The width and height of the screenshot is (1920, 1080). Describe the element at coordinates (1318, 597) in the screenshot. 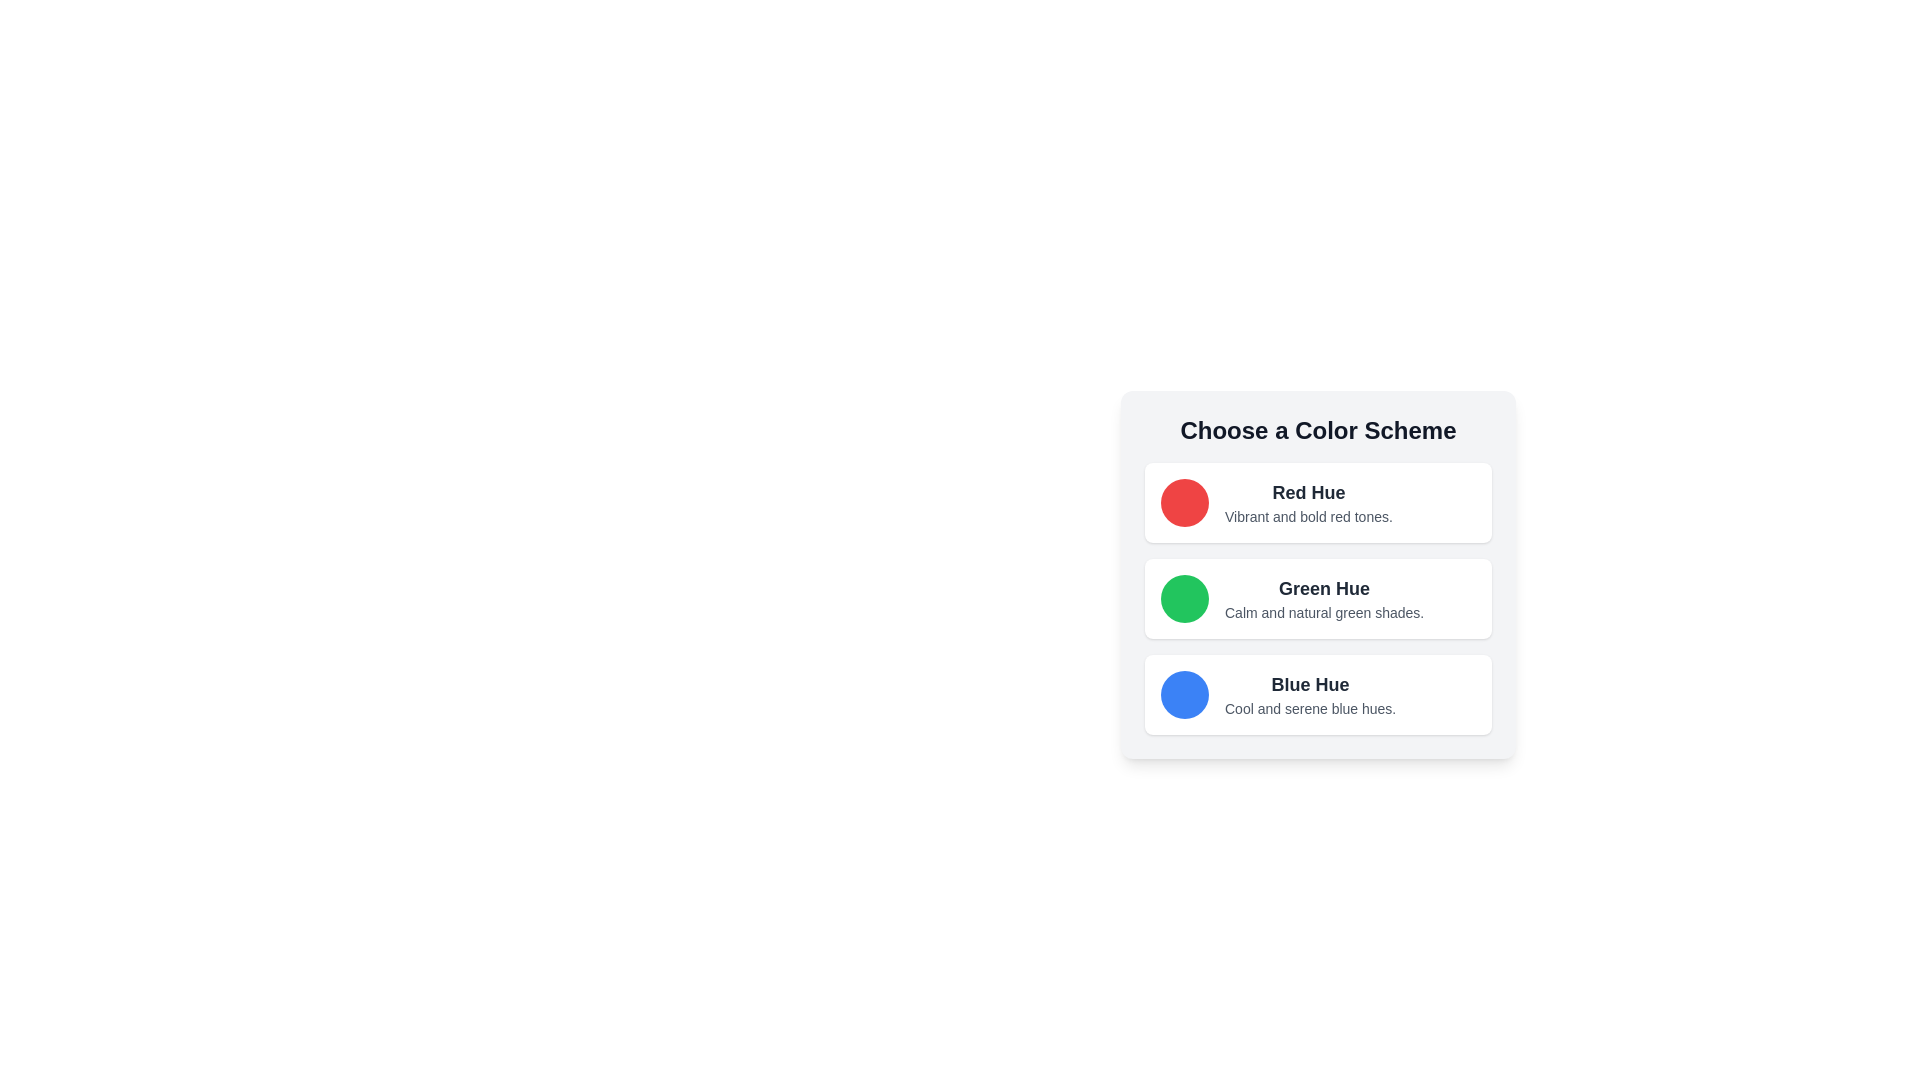

I see `the 'Green Hue' selectable option, which is the second item in the color options list` at that location.